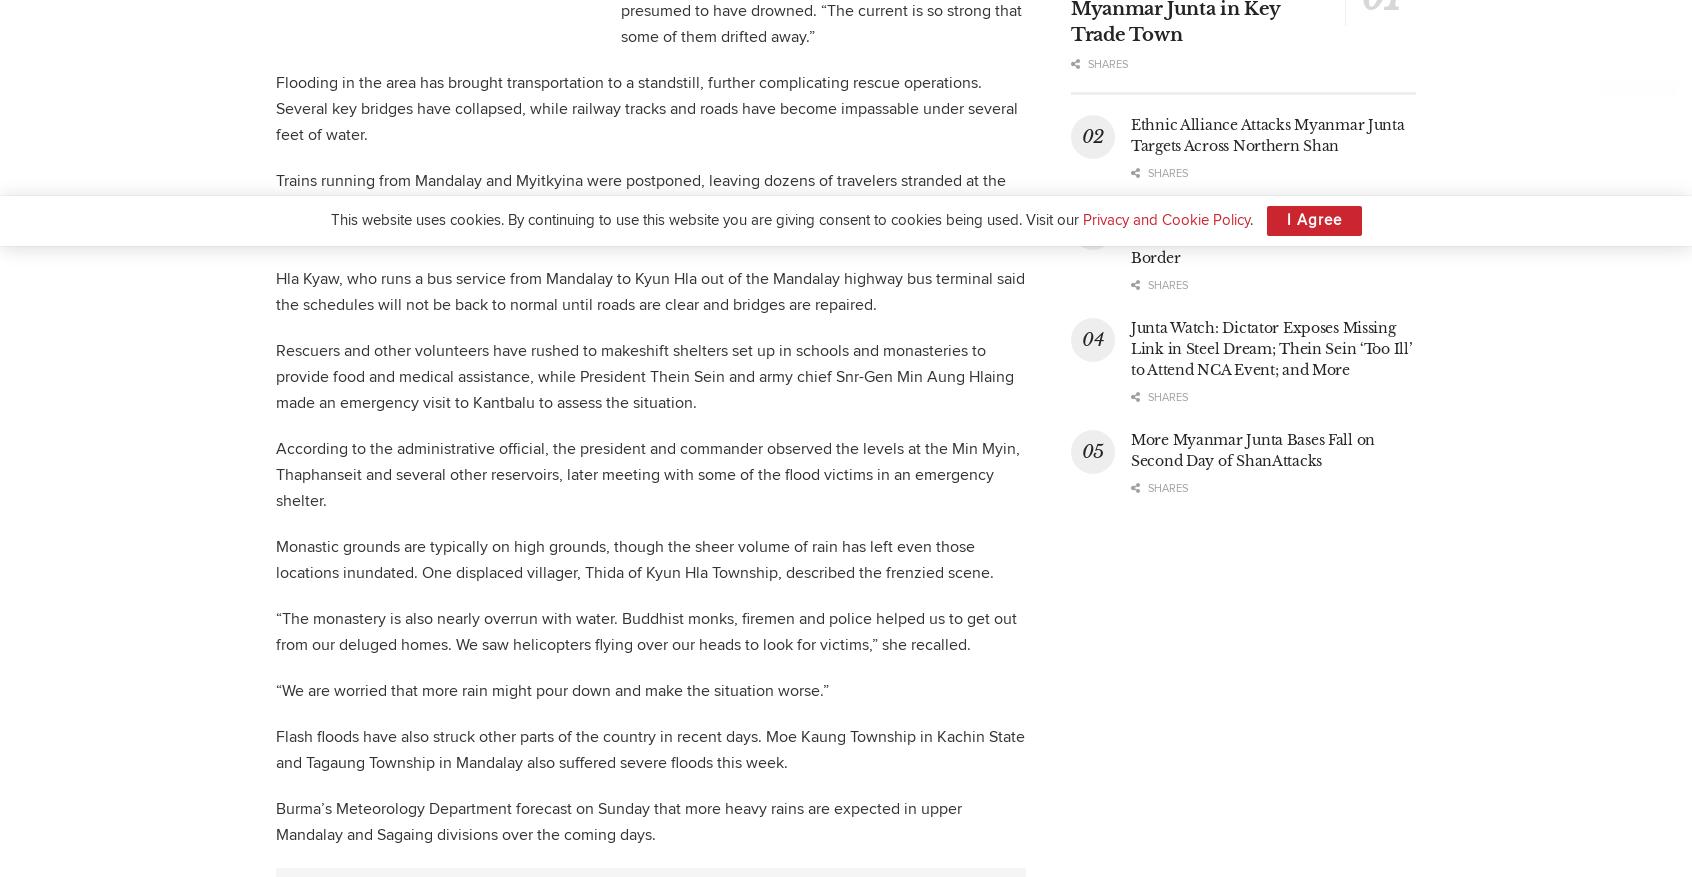 Image resolution: width=1692 pixels, height=877 pixels. Describe the element at coordinates (1270, 348) in the screenshot. I see `'Junta Watch: Dictator Exposes Missing Link in Steel Dream; Thein Sein ‘Too Ill’ to Attend NCA Event; and More'` at that location.